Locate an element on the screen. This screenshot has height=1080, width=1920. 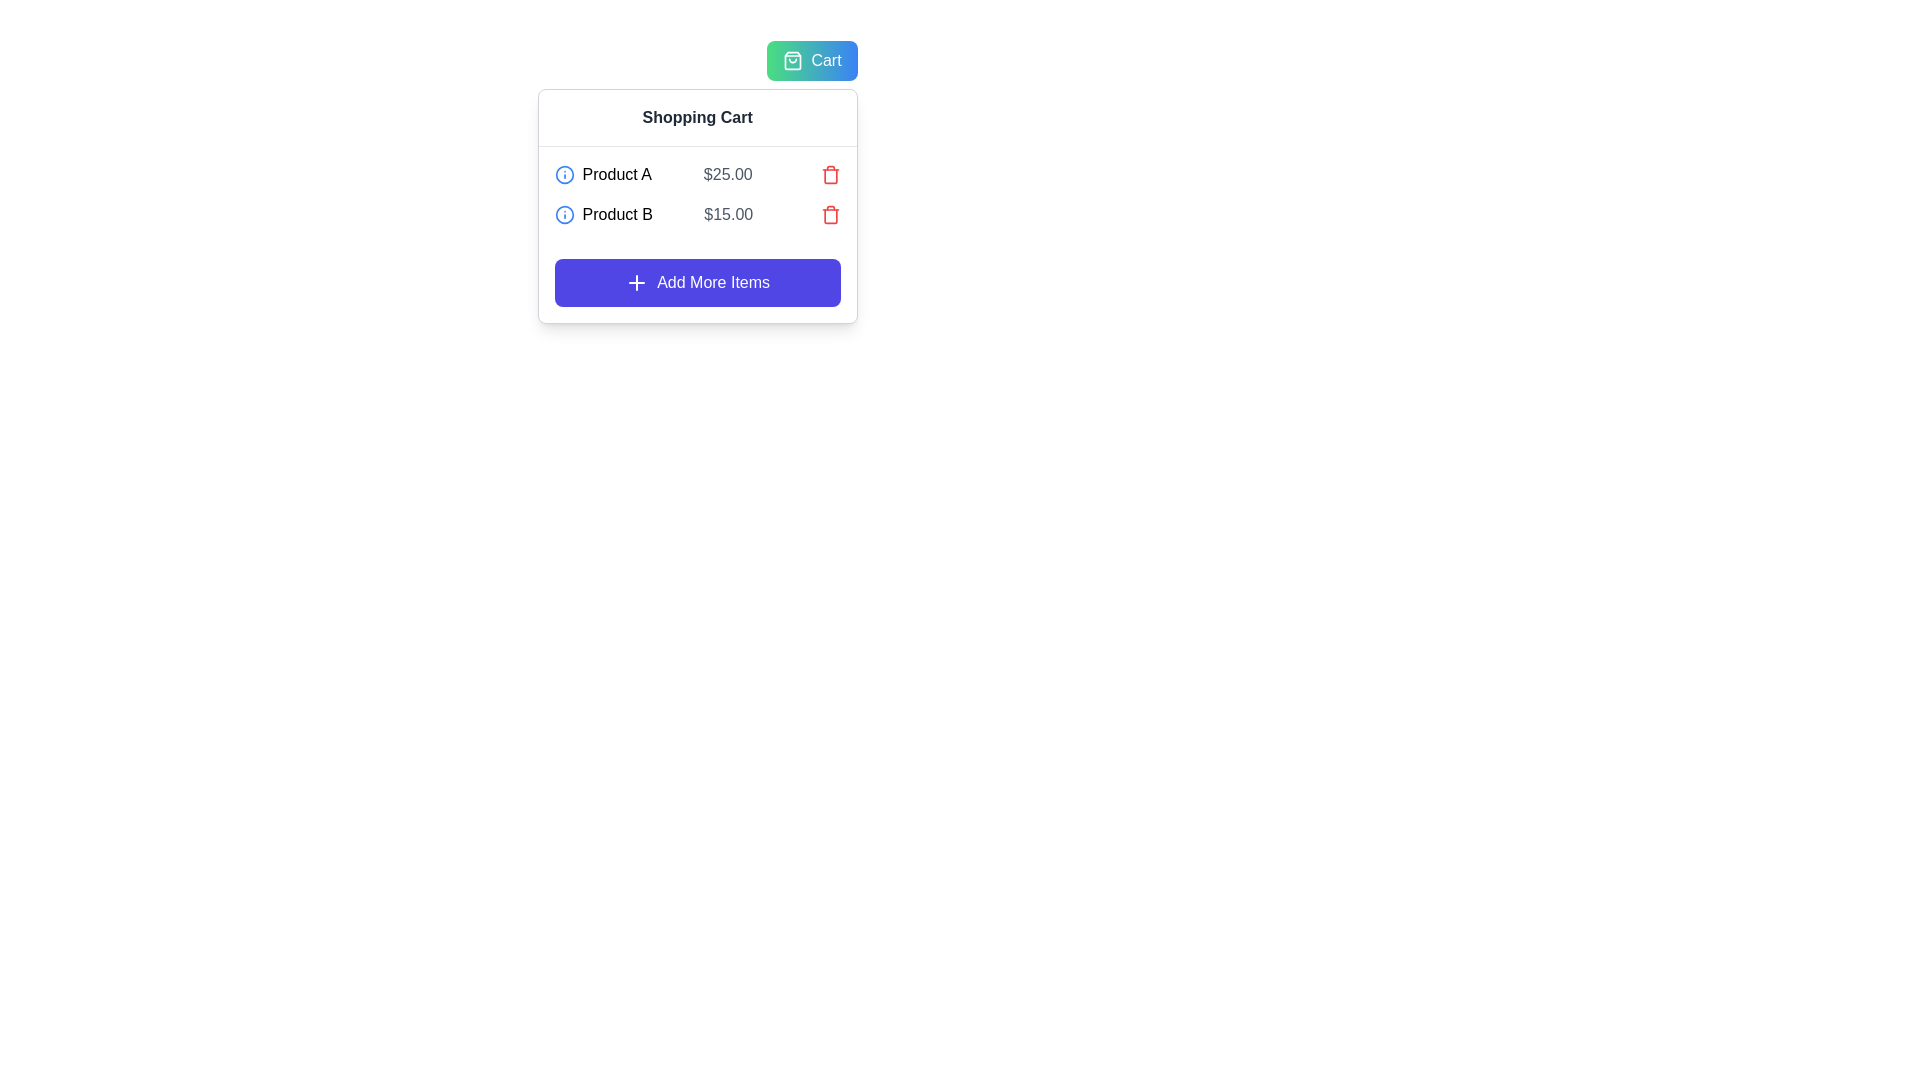
the second text label in the 'Shopping Cart' section is located at coordinates (616, 215).